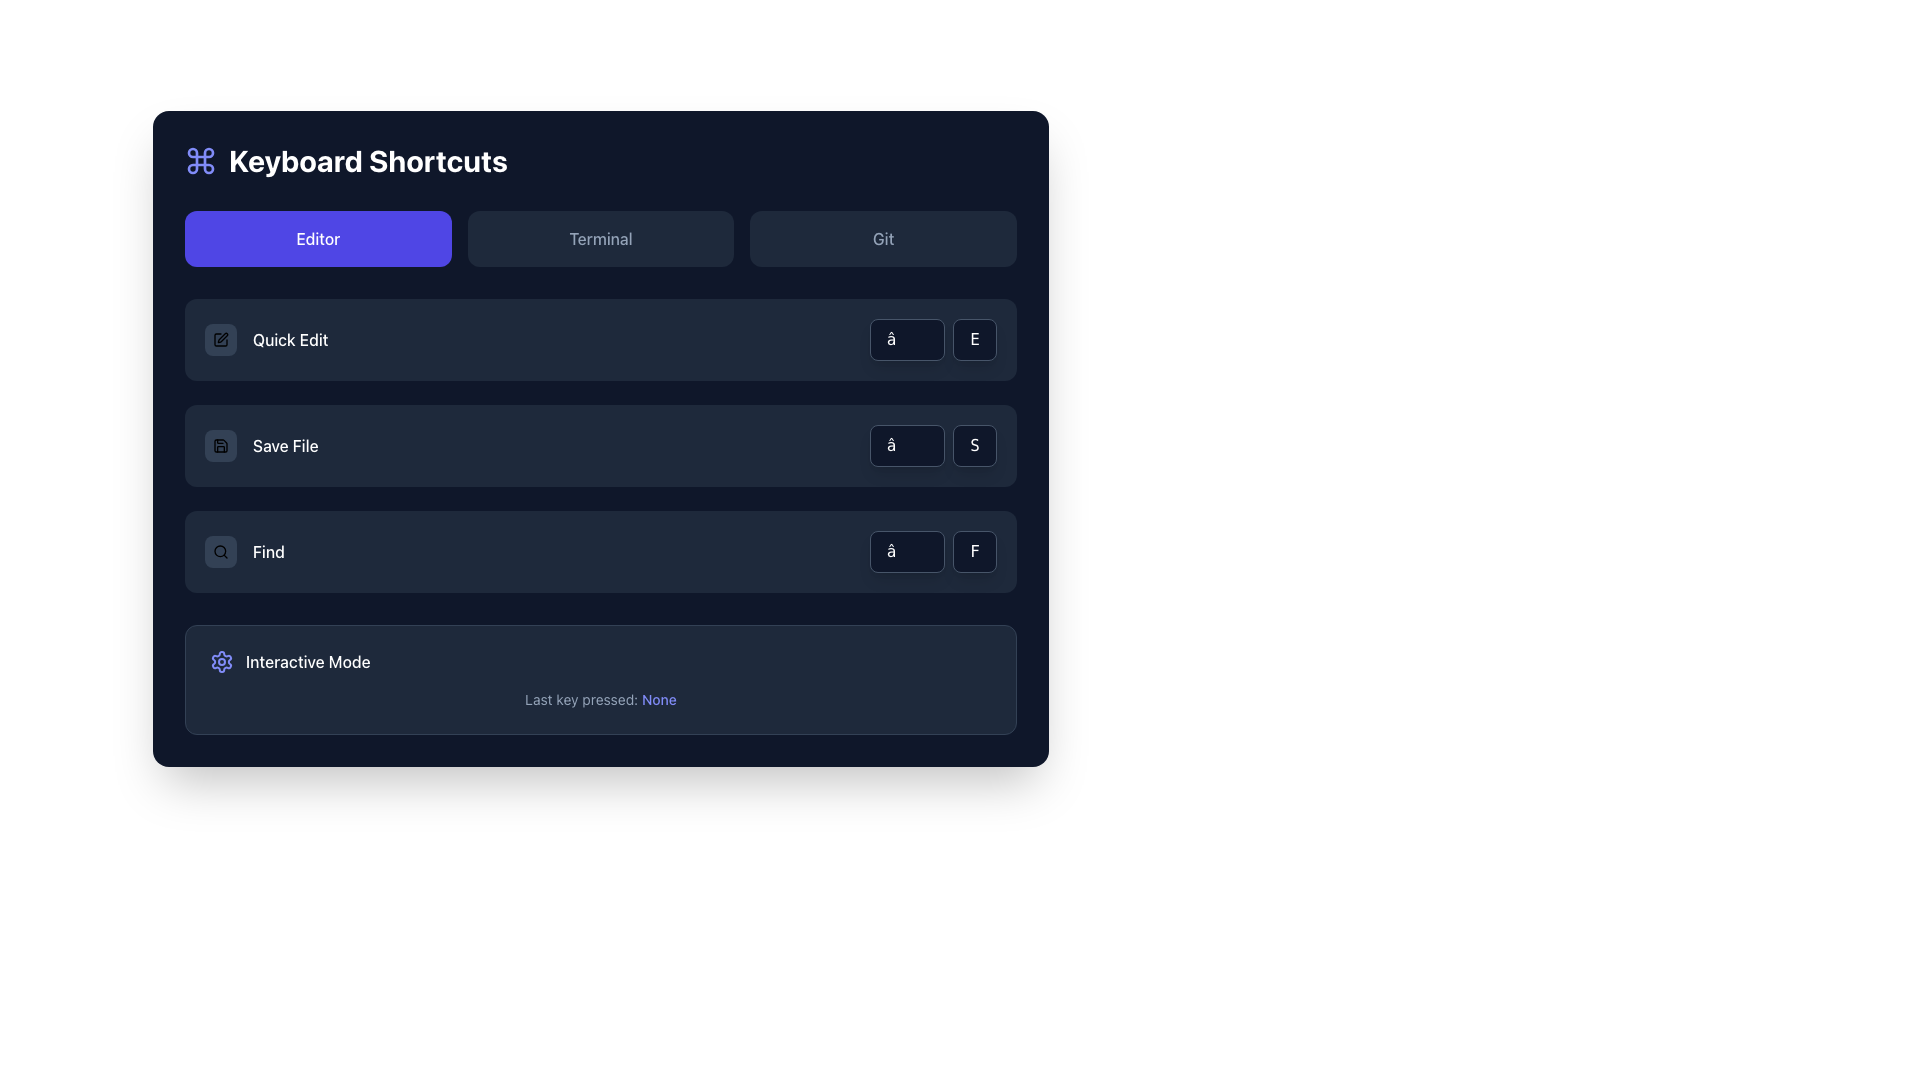 This screenshot has height=1080, width=1920. I want to click on the blue command key icon resembling a four-looped clover shape, located at the top left corner of the interface, next to 'Keyboard Shortcuts', so click(201, 160).